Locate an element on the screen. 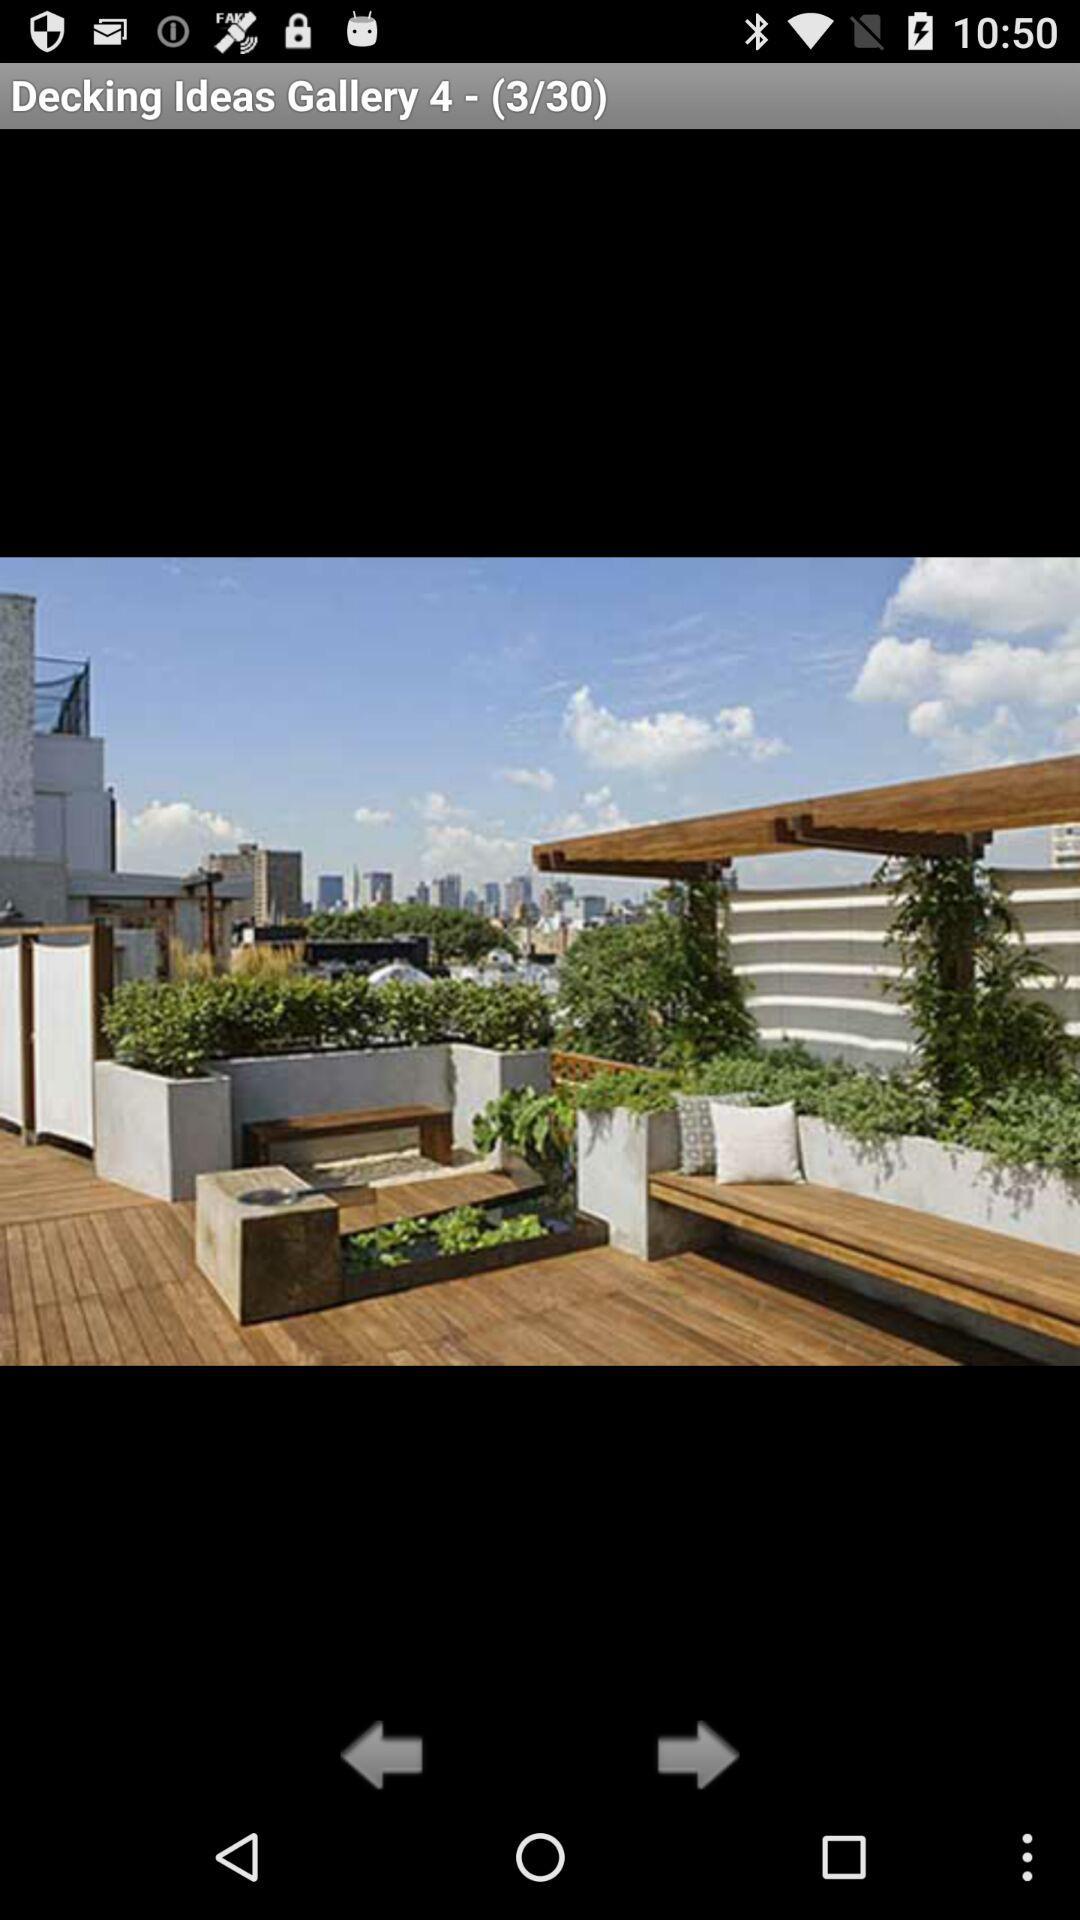  previous photo is located at coordinates (387, 1756).